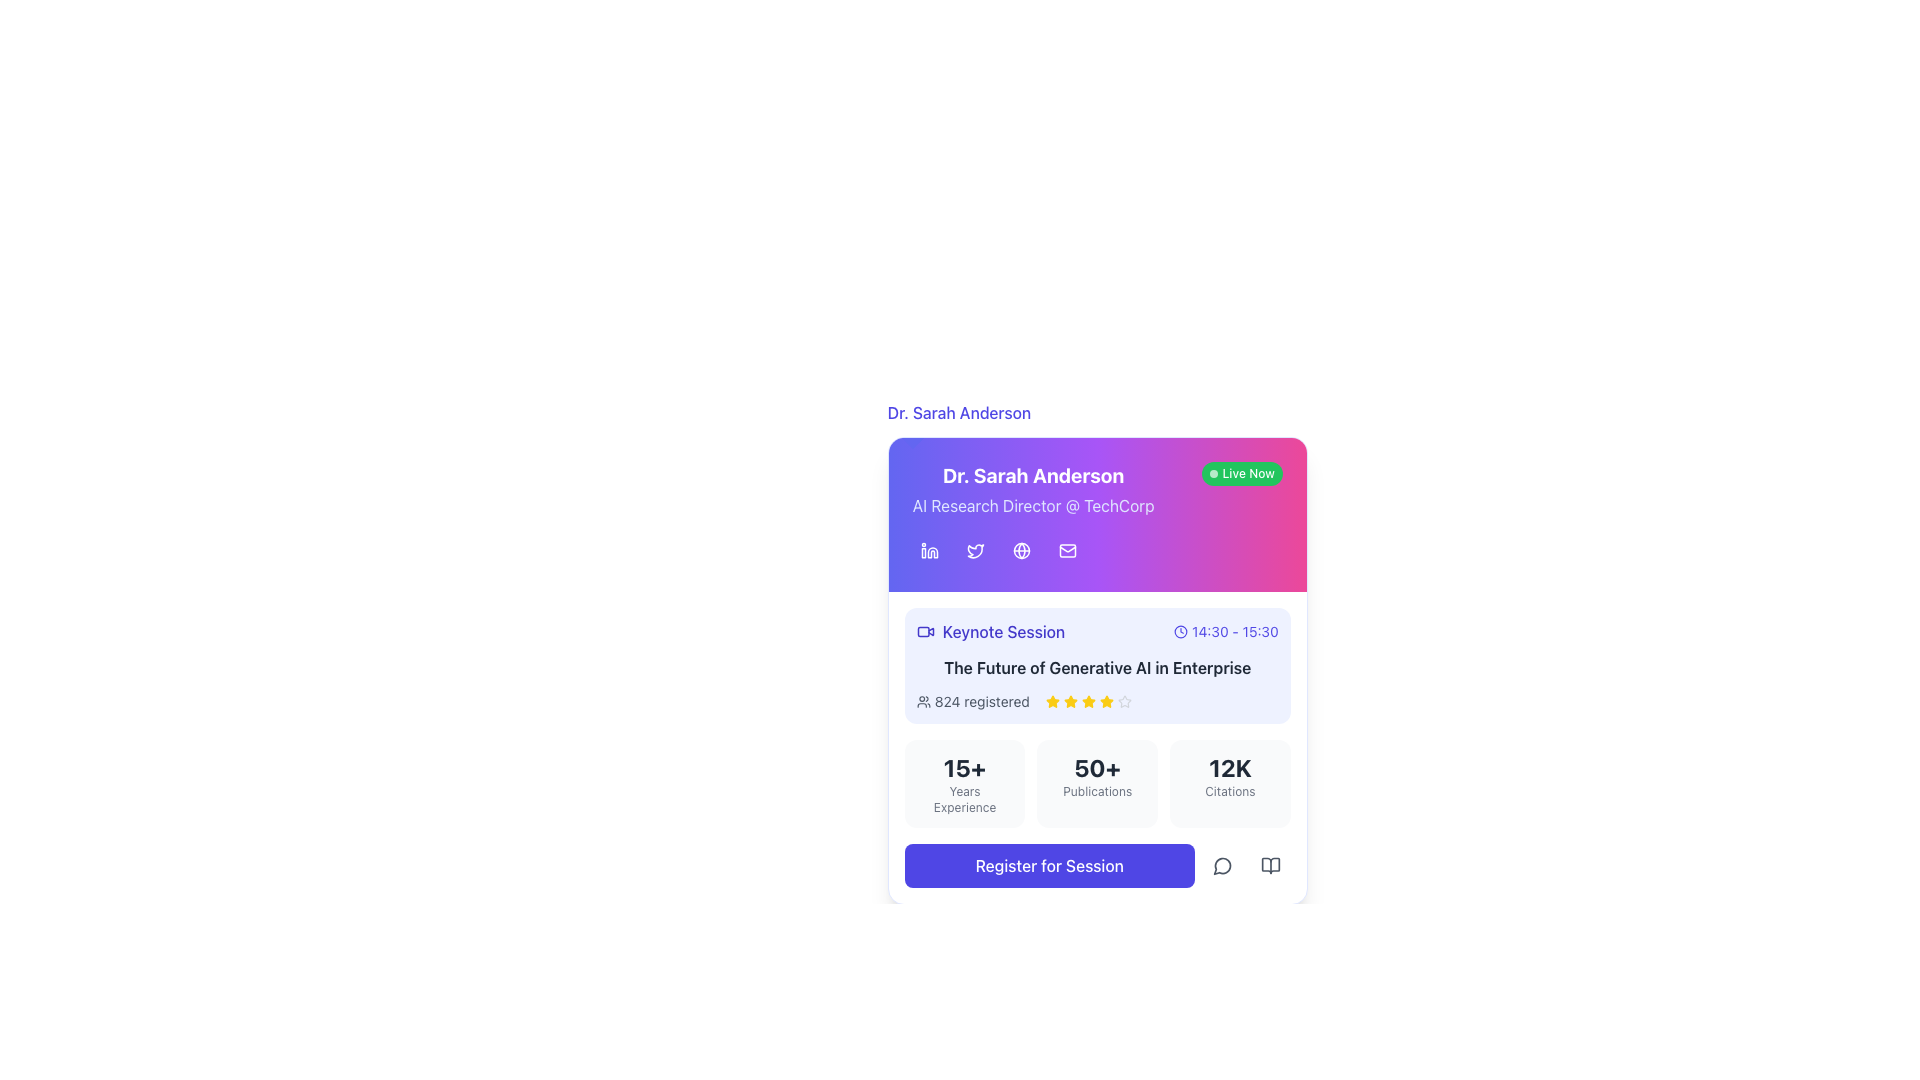 The height and width of the screenshot is (1080, 1920). Describe the element at coordinates (1225, 632) in the screenshot. I see `the Icon with the clock icon and the text '14:30 - 15:30', which is located to the right of the 'Keynote Session' title text block` at that location.